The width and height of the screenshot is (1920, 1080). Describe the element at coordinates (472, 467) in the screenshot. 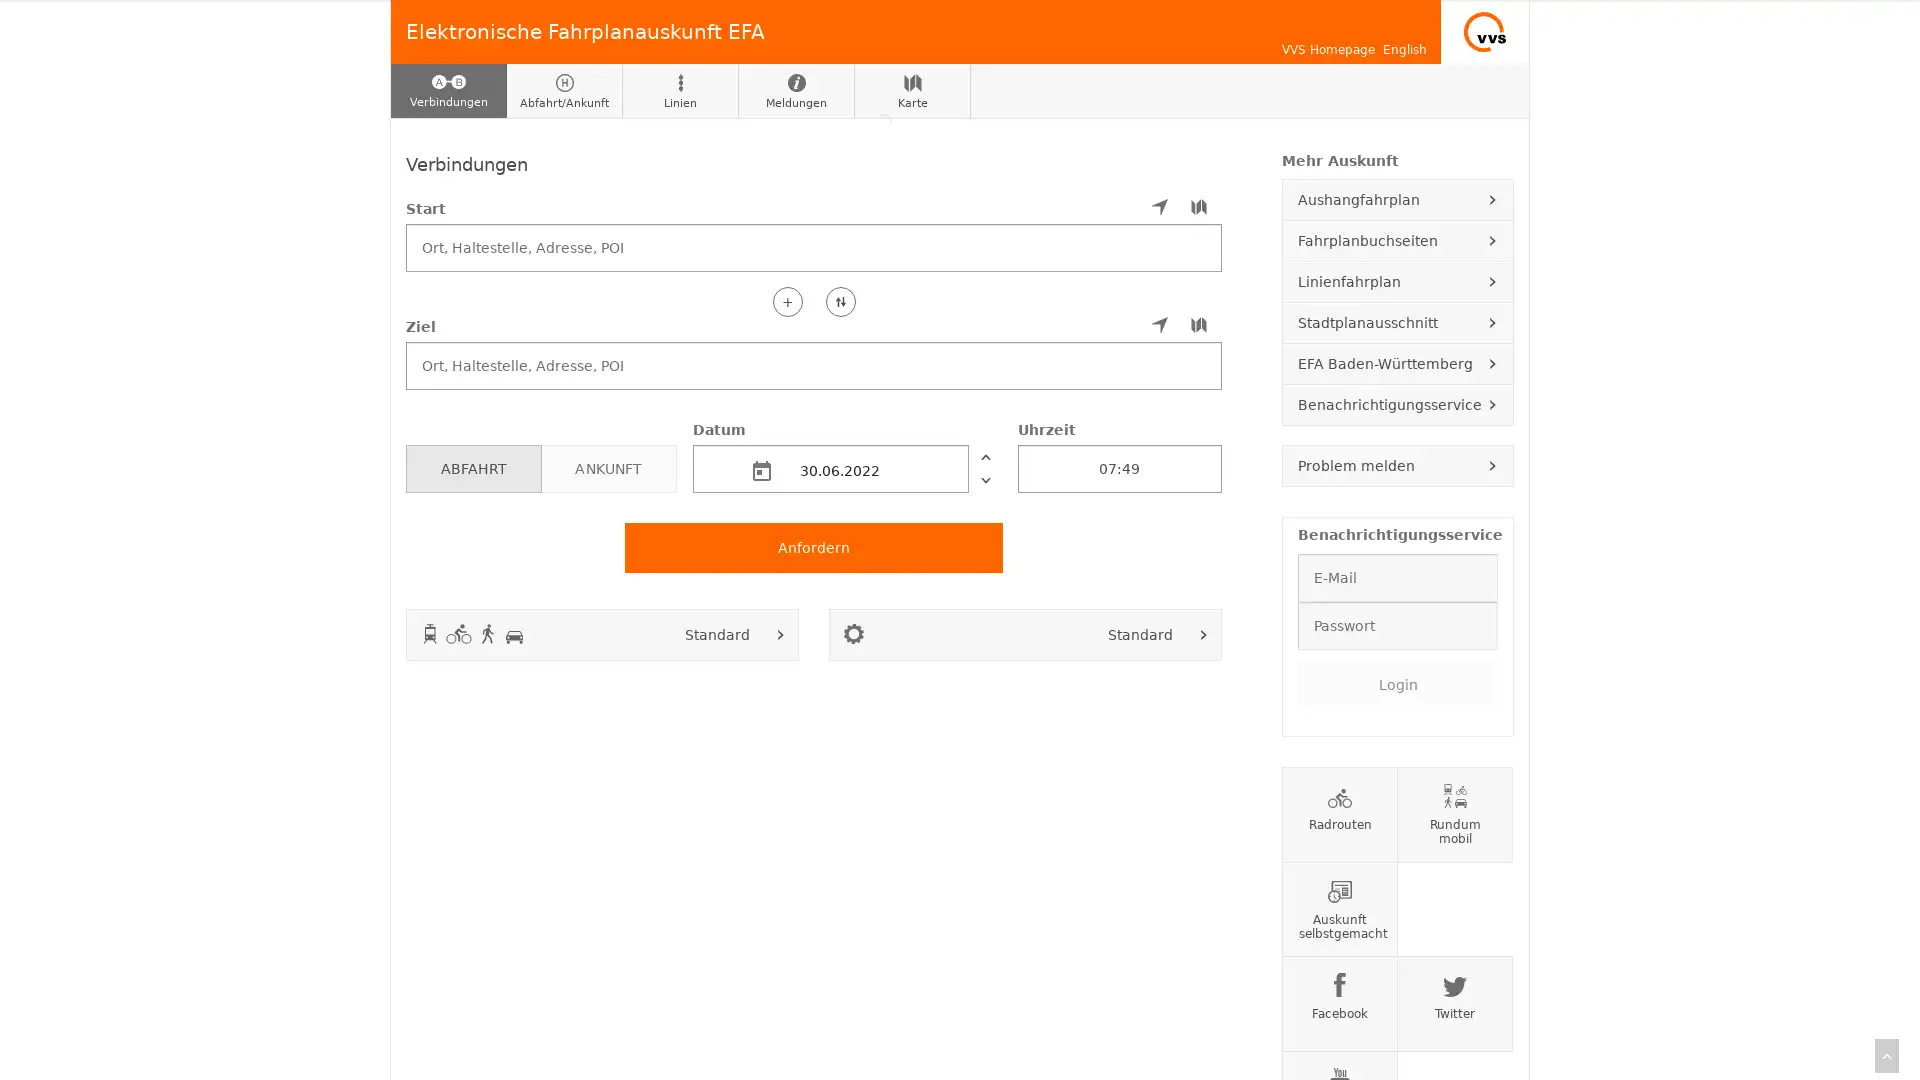

I see `ABFAHRT` at that location.